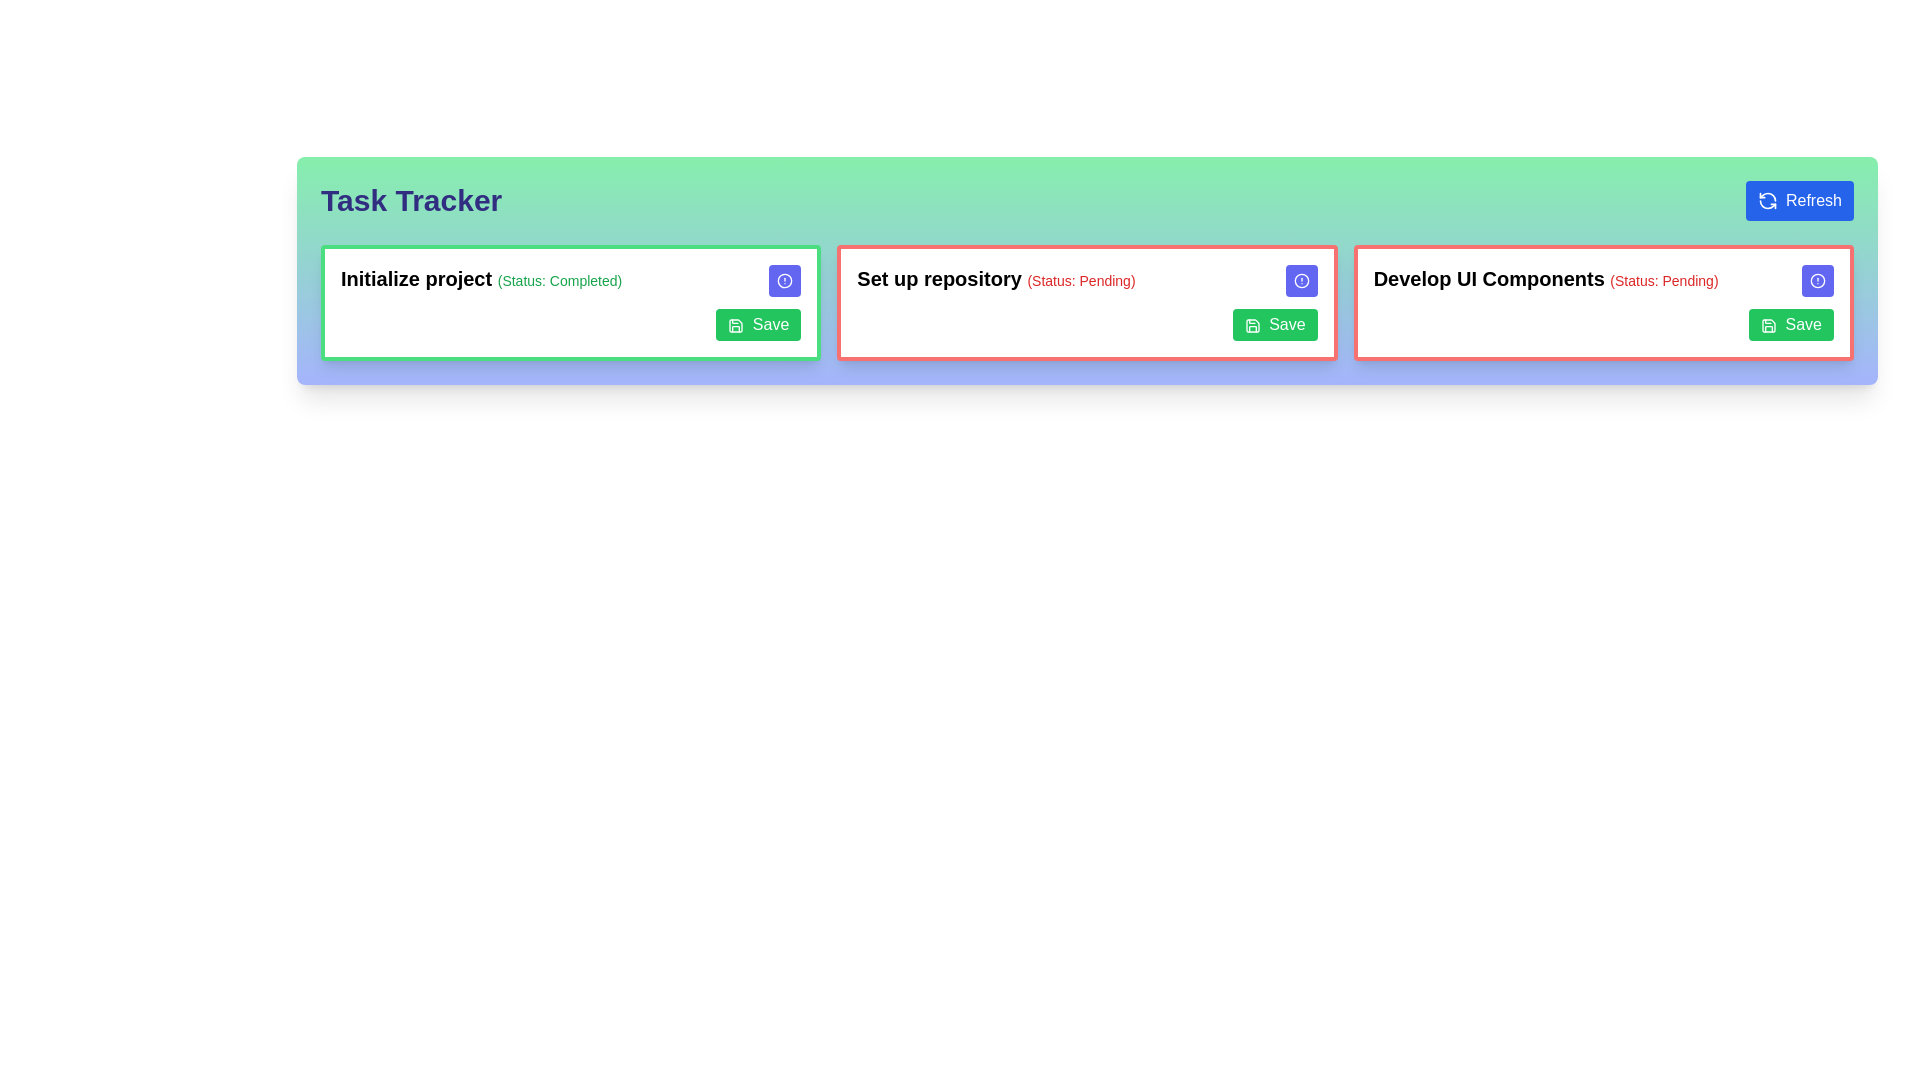 The height and width of the screenshot is (1080, 1920). I want to click on status text displayed as '(Status: Pending)' in a small, light font with red coloring, located to the immediate right of the main task name in the task card labeled 'Develop UI Components.', so click(1664, 281).